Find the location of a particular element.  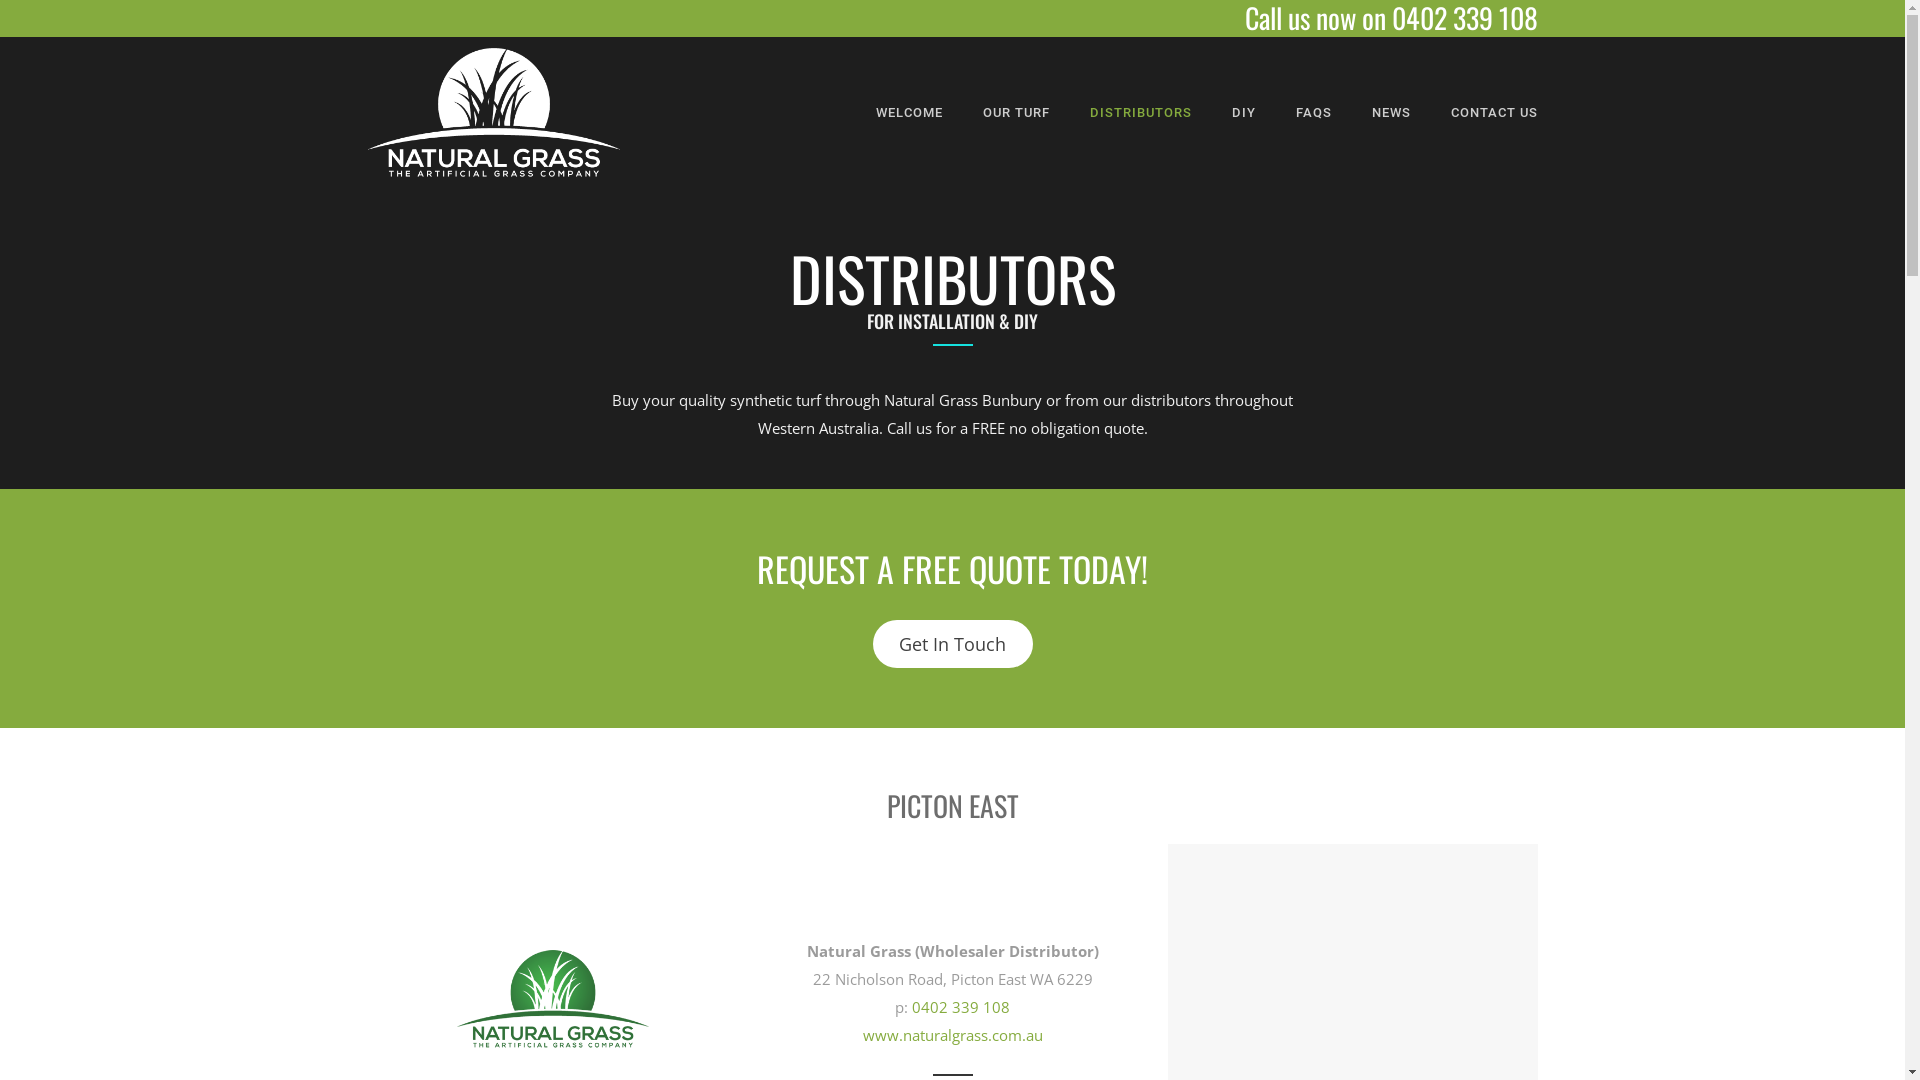

'DISTRIBUTORS' is located at coordinates (1141, 112).